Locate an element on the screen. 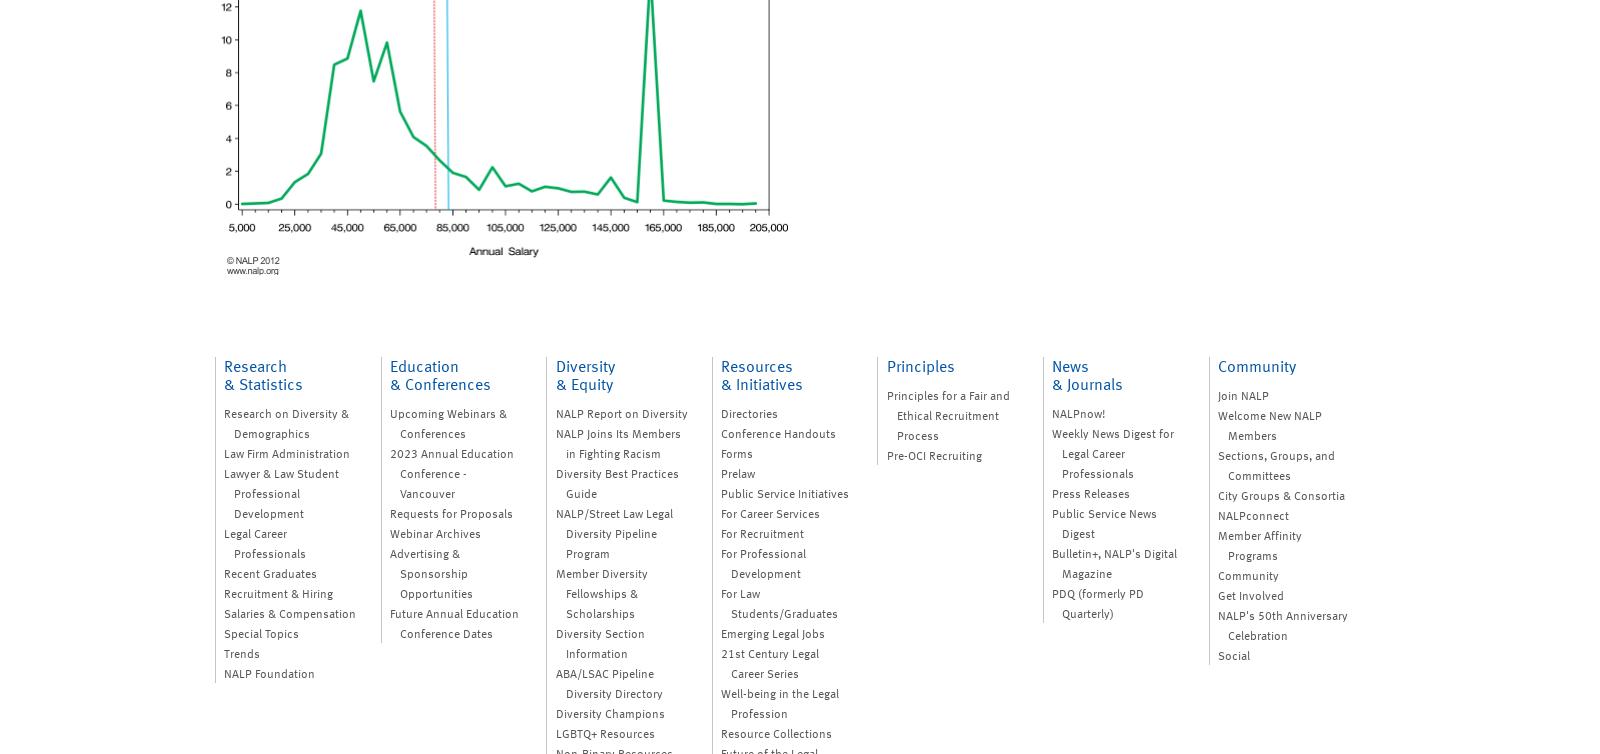  'NALP Foundation' is located at coordinates (269, 670).